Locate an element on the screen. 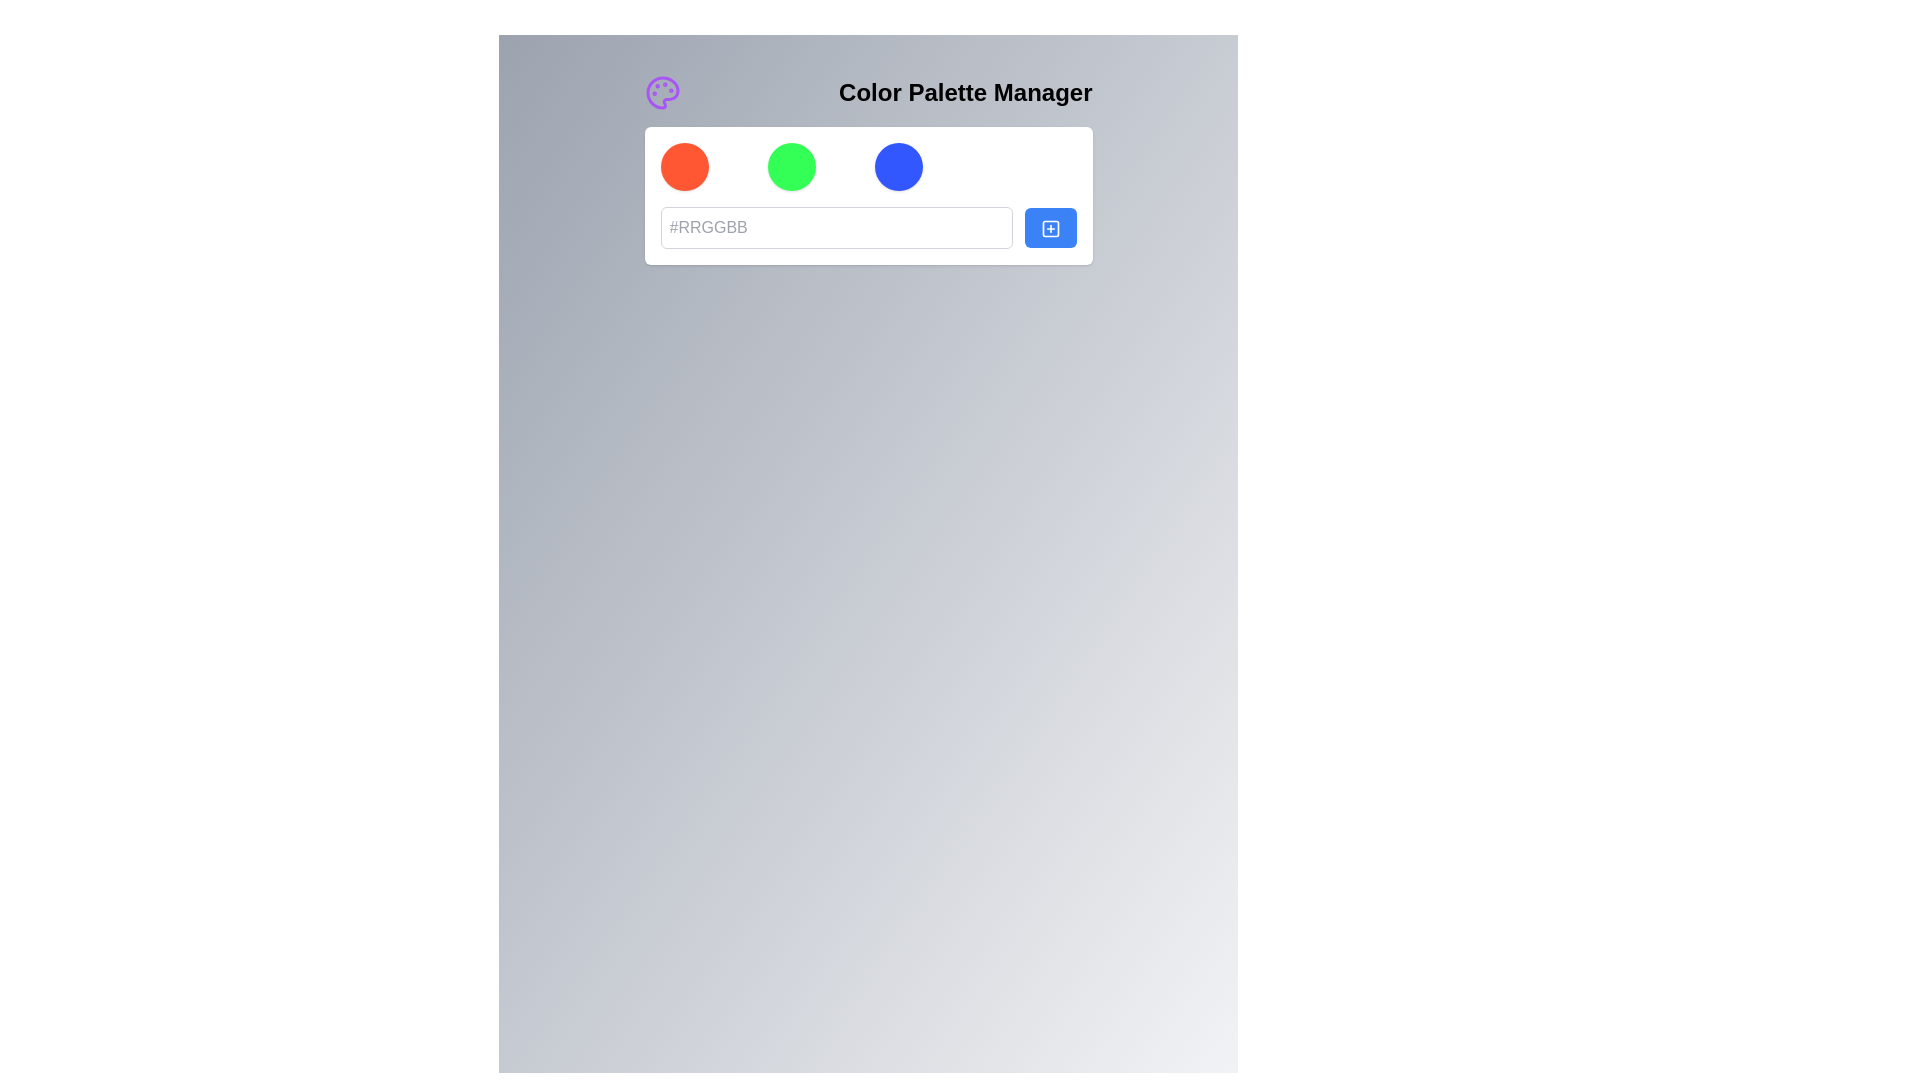 Image resolution: width=1920 pixels, height=1080 pixels. the 'Color Palette Manager' section is located at coordinates (868, 161).